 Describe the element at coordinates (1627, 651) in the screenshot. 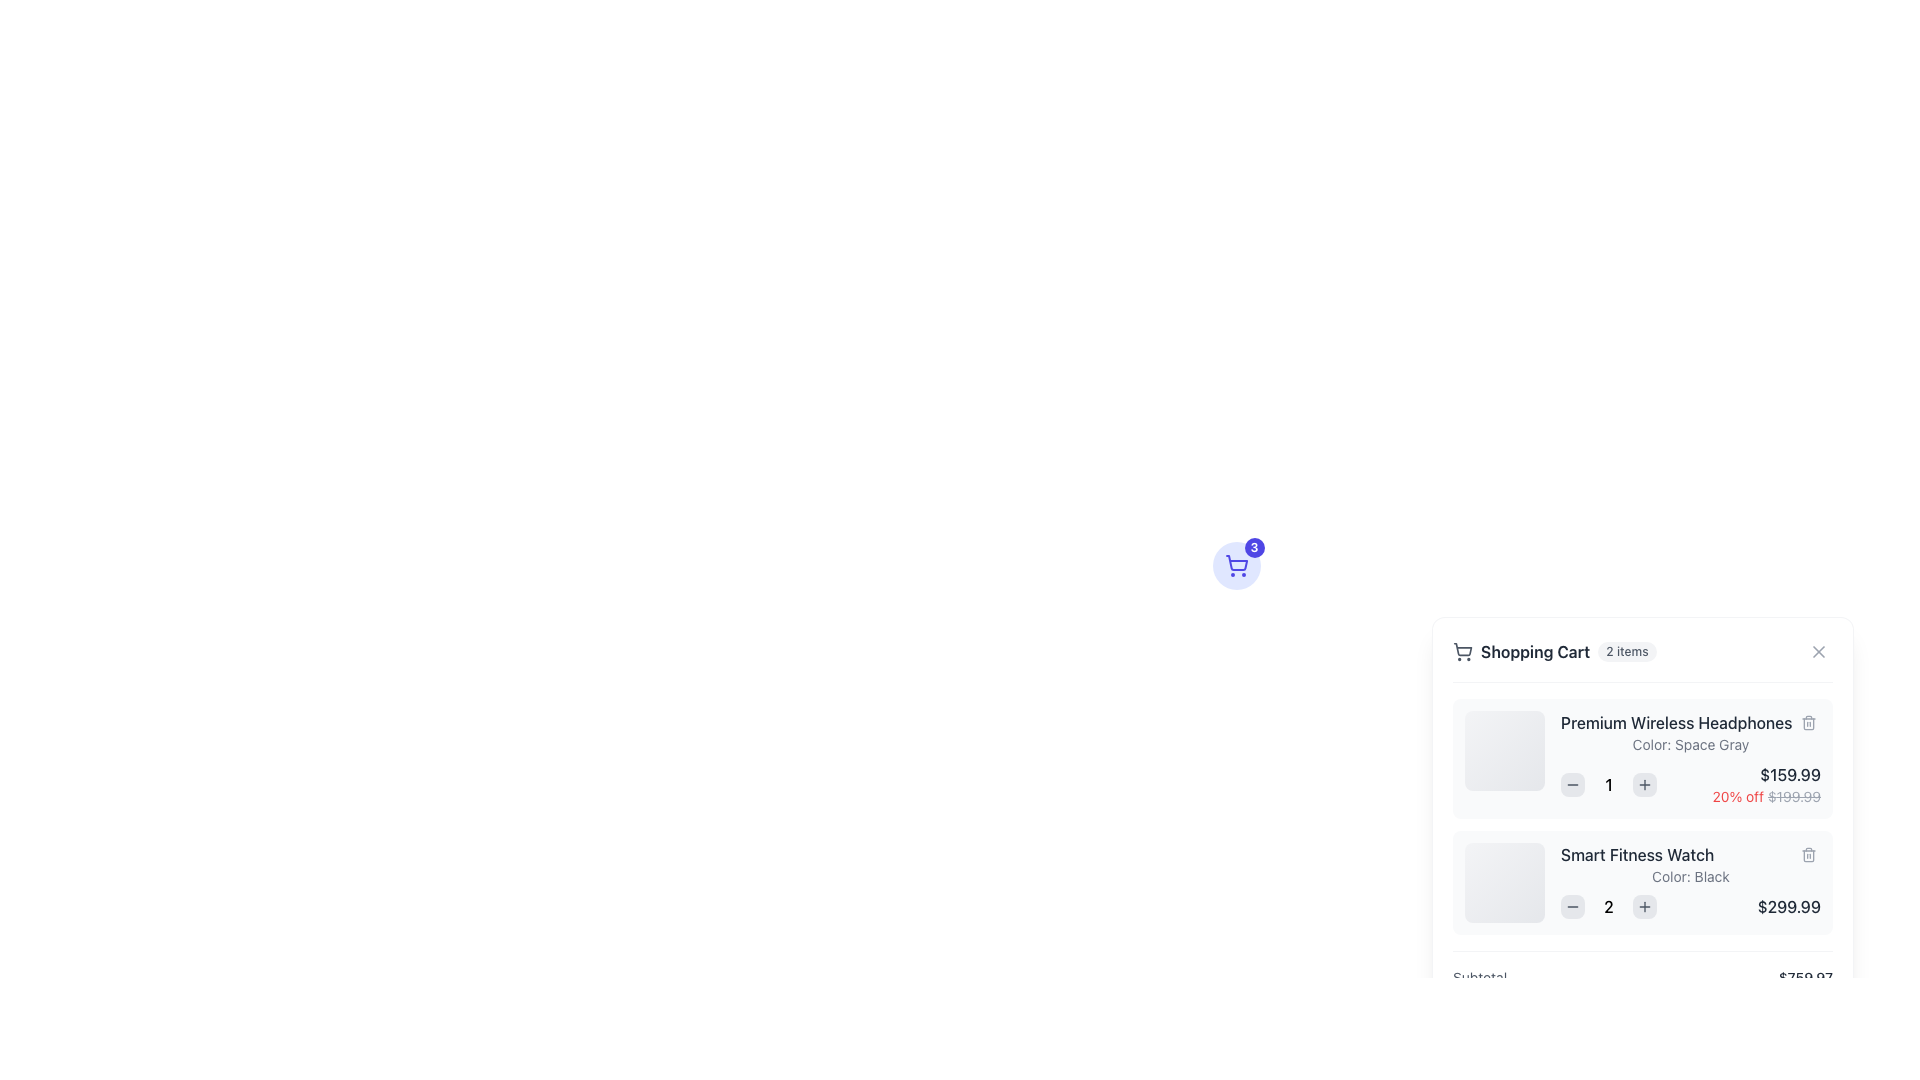

I see `the Informational Badge displaying '2 items', which is a small pill-shaped button with a light gray background, positioned to the right of the 'Shopping Cart' title in the pop-up cart summary view` at that location.